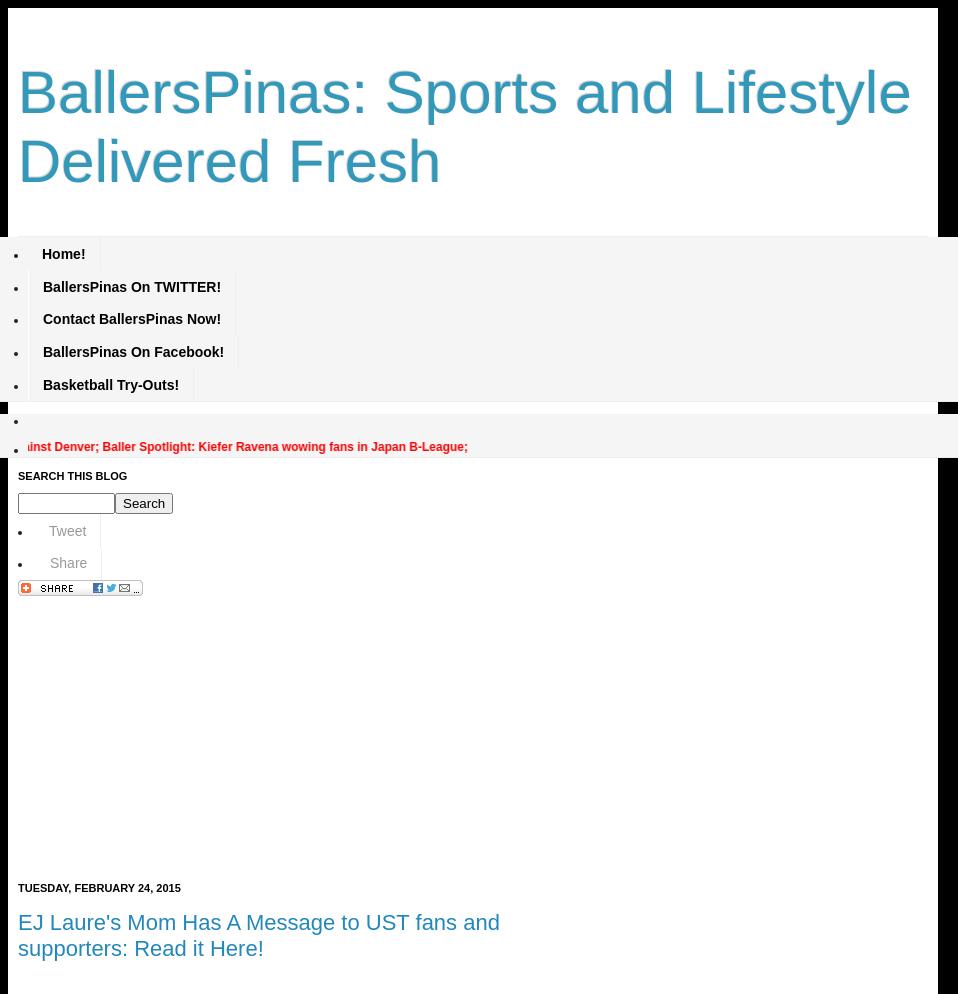  Describe the element at coordinates (464, 126) in the screenshot. I see `'BallersPinas: Sports and Lifestyle Delivered Fresh'` at that location.